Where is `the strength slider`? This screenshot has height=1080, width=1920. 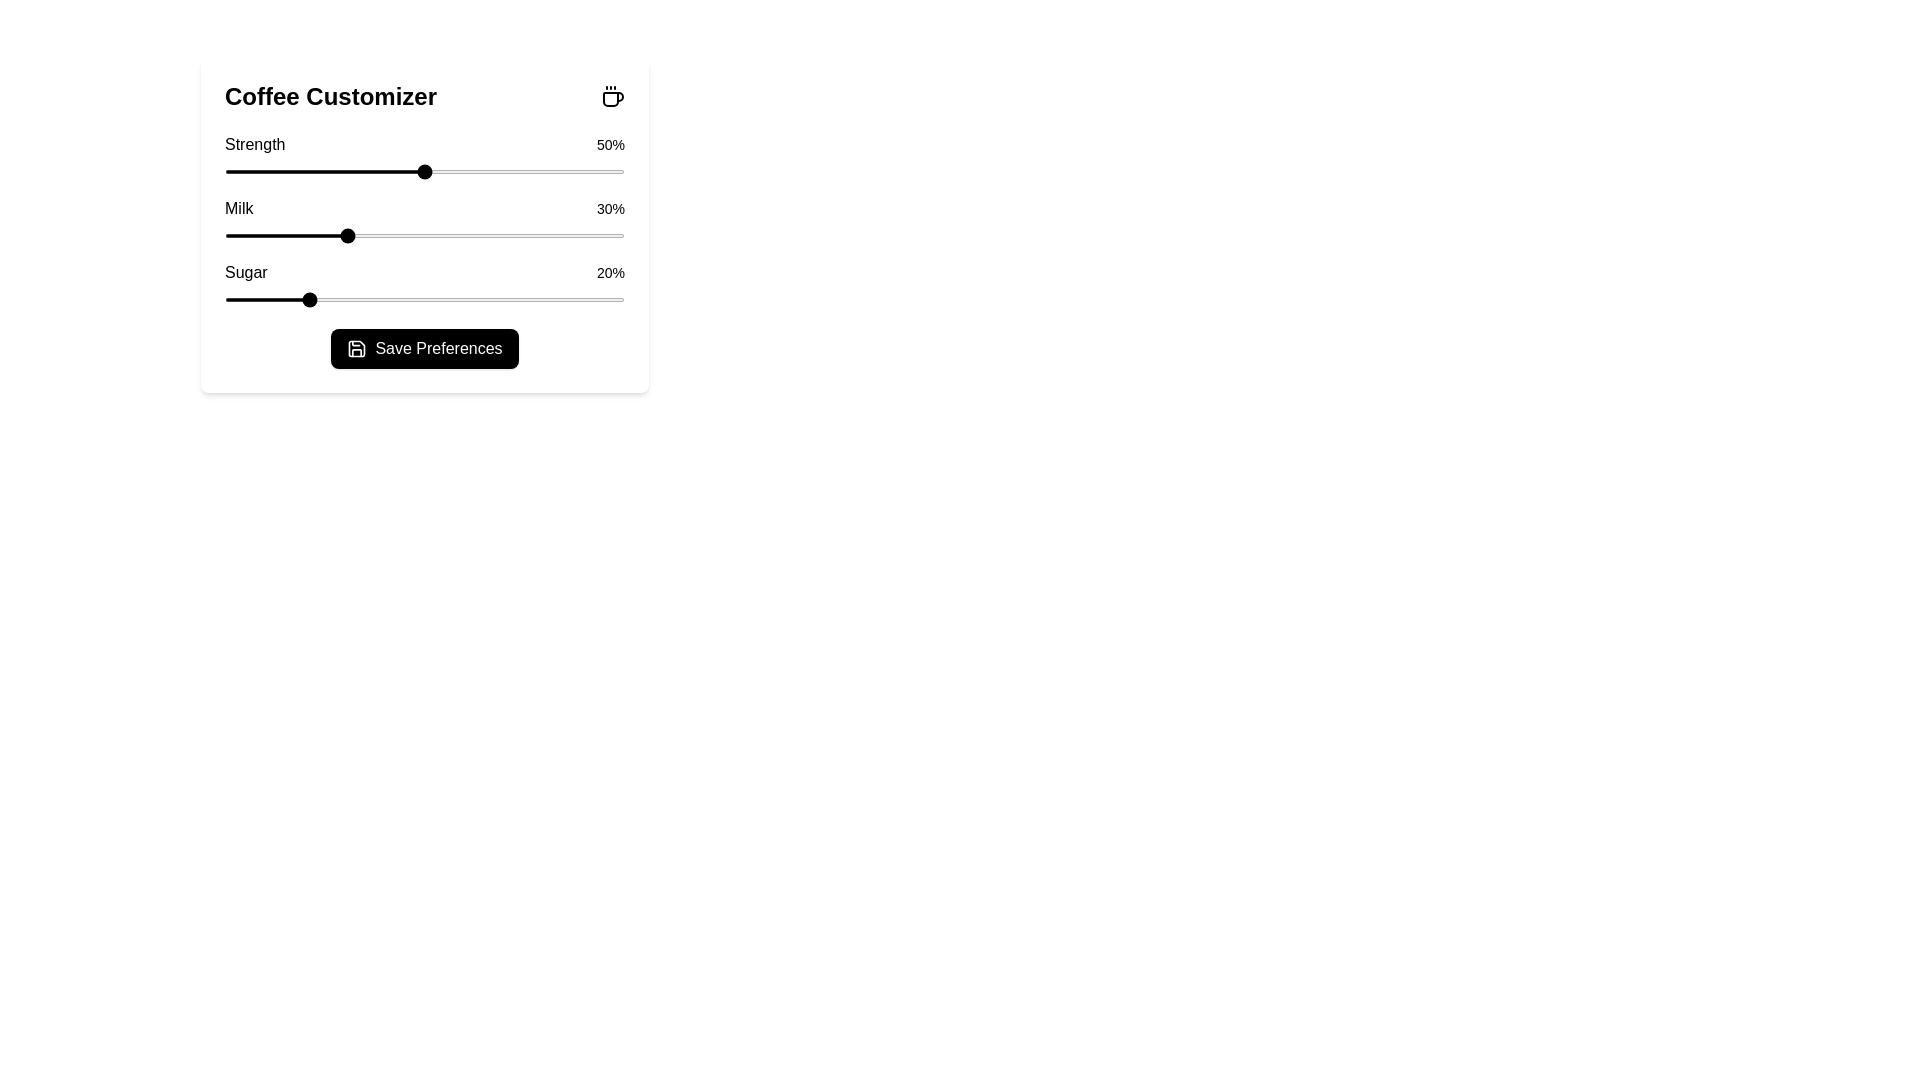 the strength slider is located at coordinates (332, 171).